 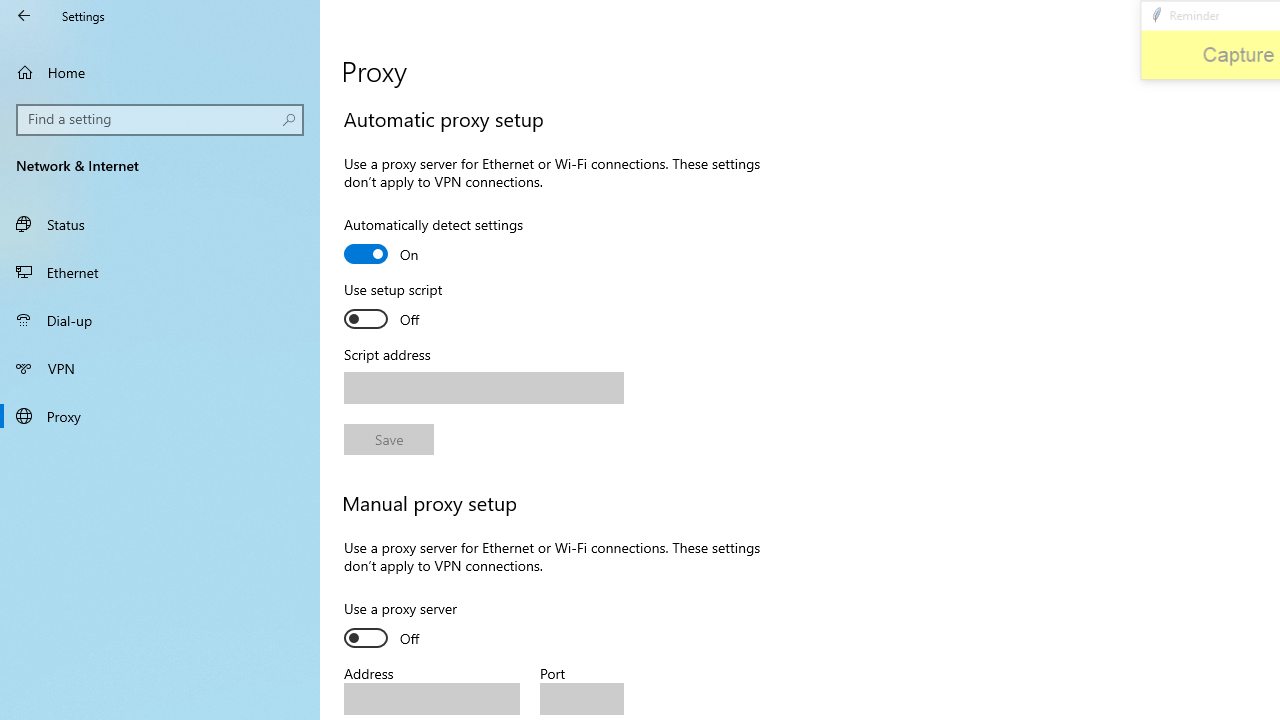 What do you see at coordinates (160, 271) in the screenshot?
I see `'Ethernet'` at bounding box center [160, 271].